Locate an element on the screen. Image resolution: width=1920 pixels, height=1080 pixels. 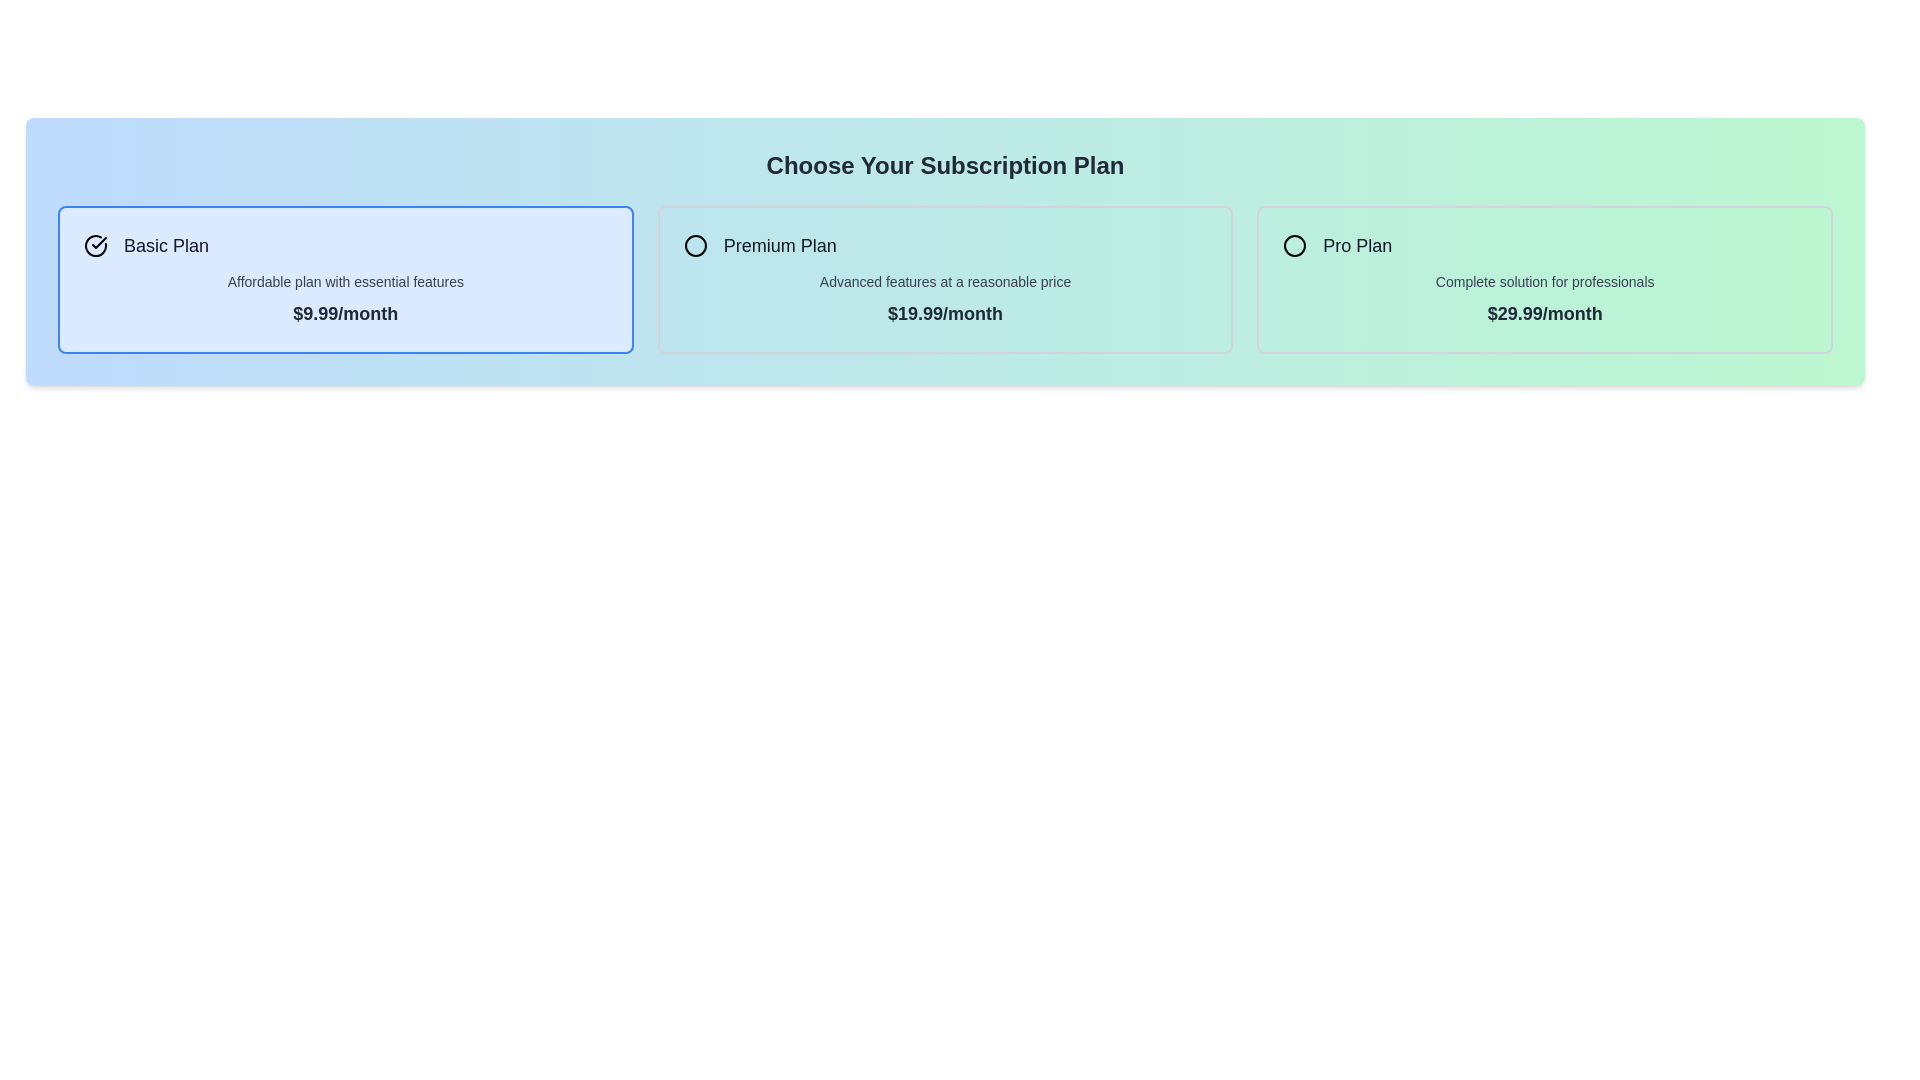
the circular checkbox styled as a selection indicator is located at coordinates (695, 245).